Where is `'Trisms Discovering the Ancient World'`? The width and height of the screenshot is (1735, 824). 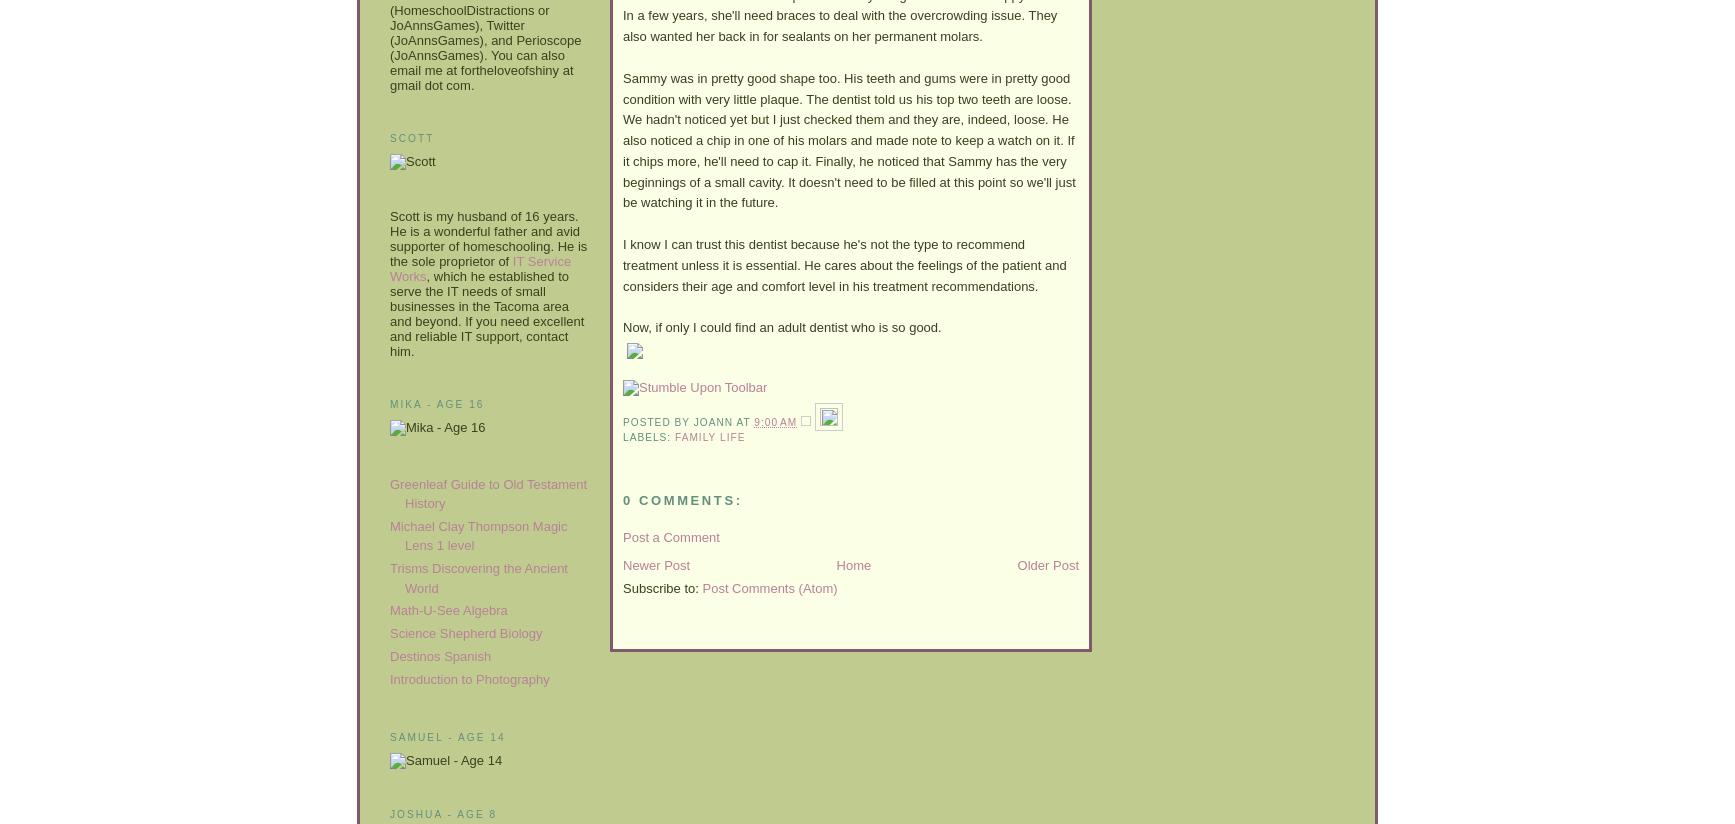 'Trisms Discovering the Ancient World' is located at coordinates (478, 577).